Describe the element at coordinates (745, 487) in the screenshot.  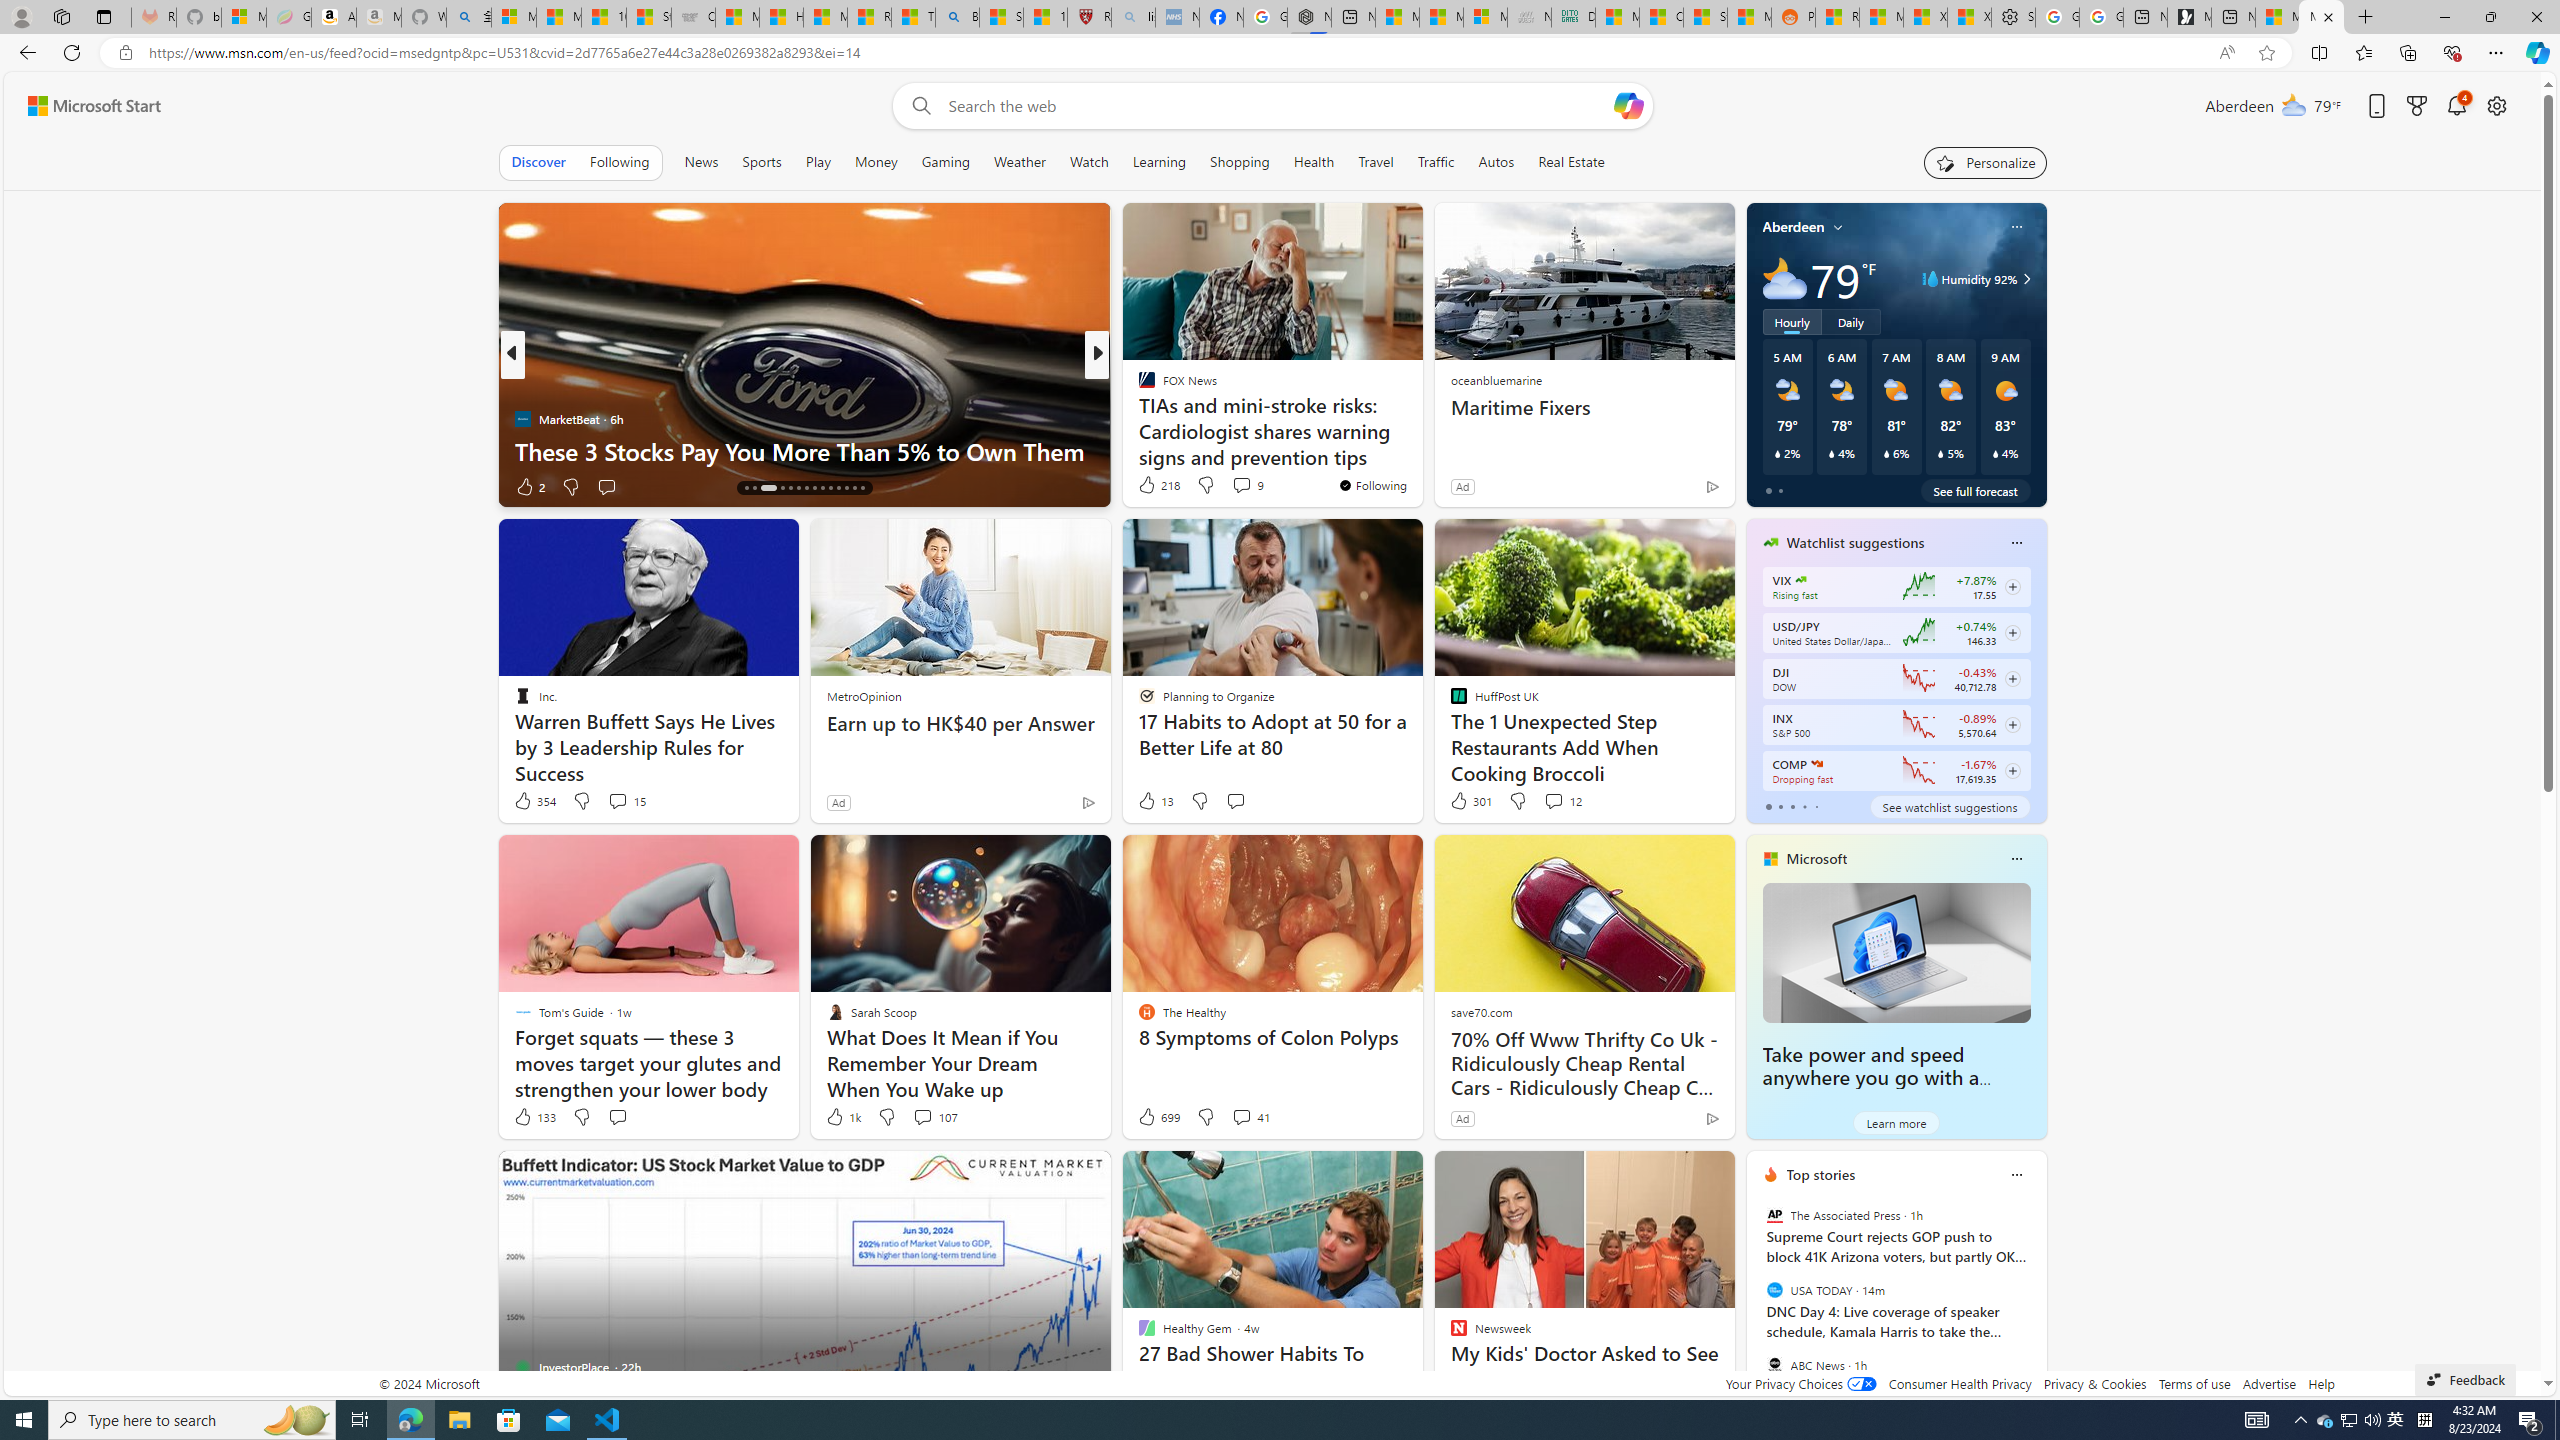
I see `'AutomationID: tab-15'` at that location.